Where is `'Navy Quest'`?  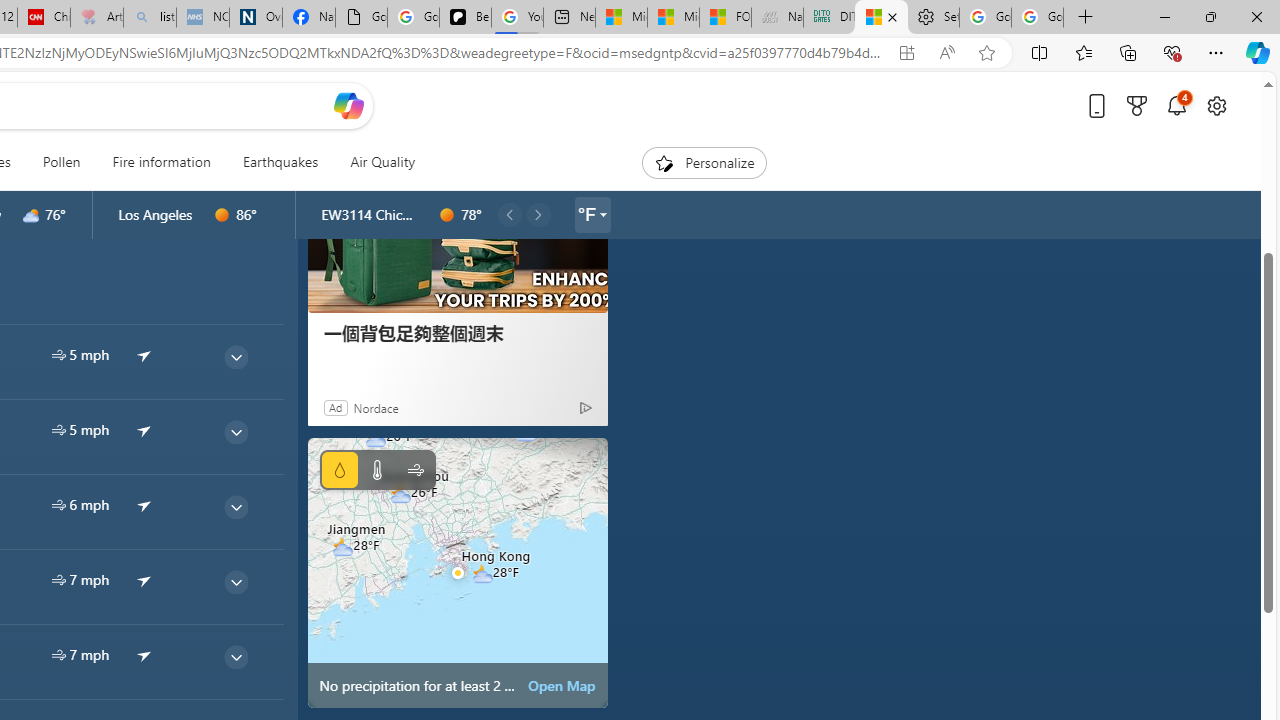
'Navy Quest' is located at coordinates (775, 17).